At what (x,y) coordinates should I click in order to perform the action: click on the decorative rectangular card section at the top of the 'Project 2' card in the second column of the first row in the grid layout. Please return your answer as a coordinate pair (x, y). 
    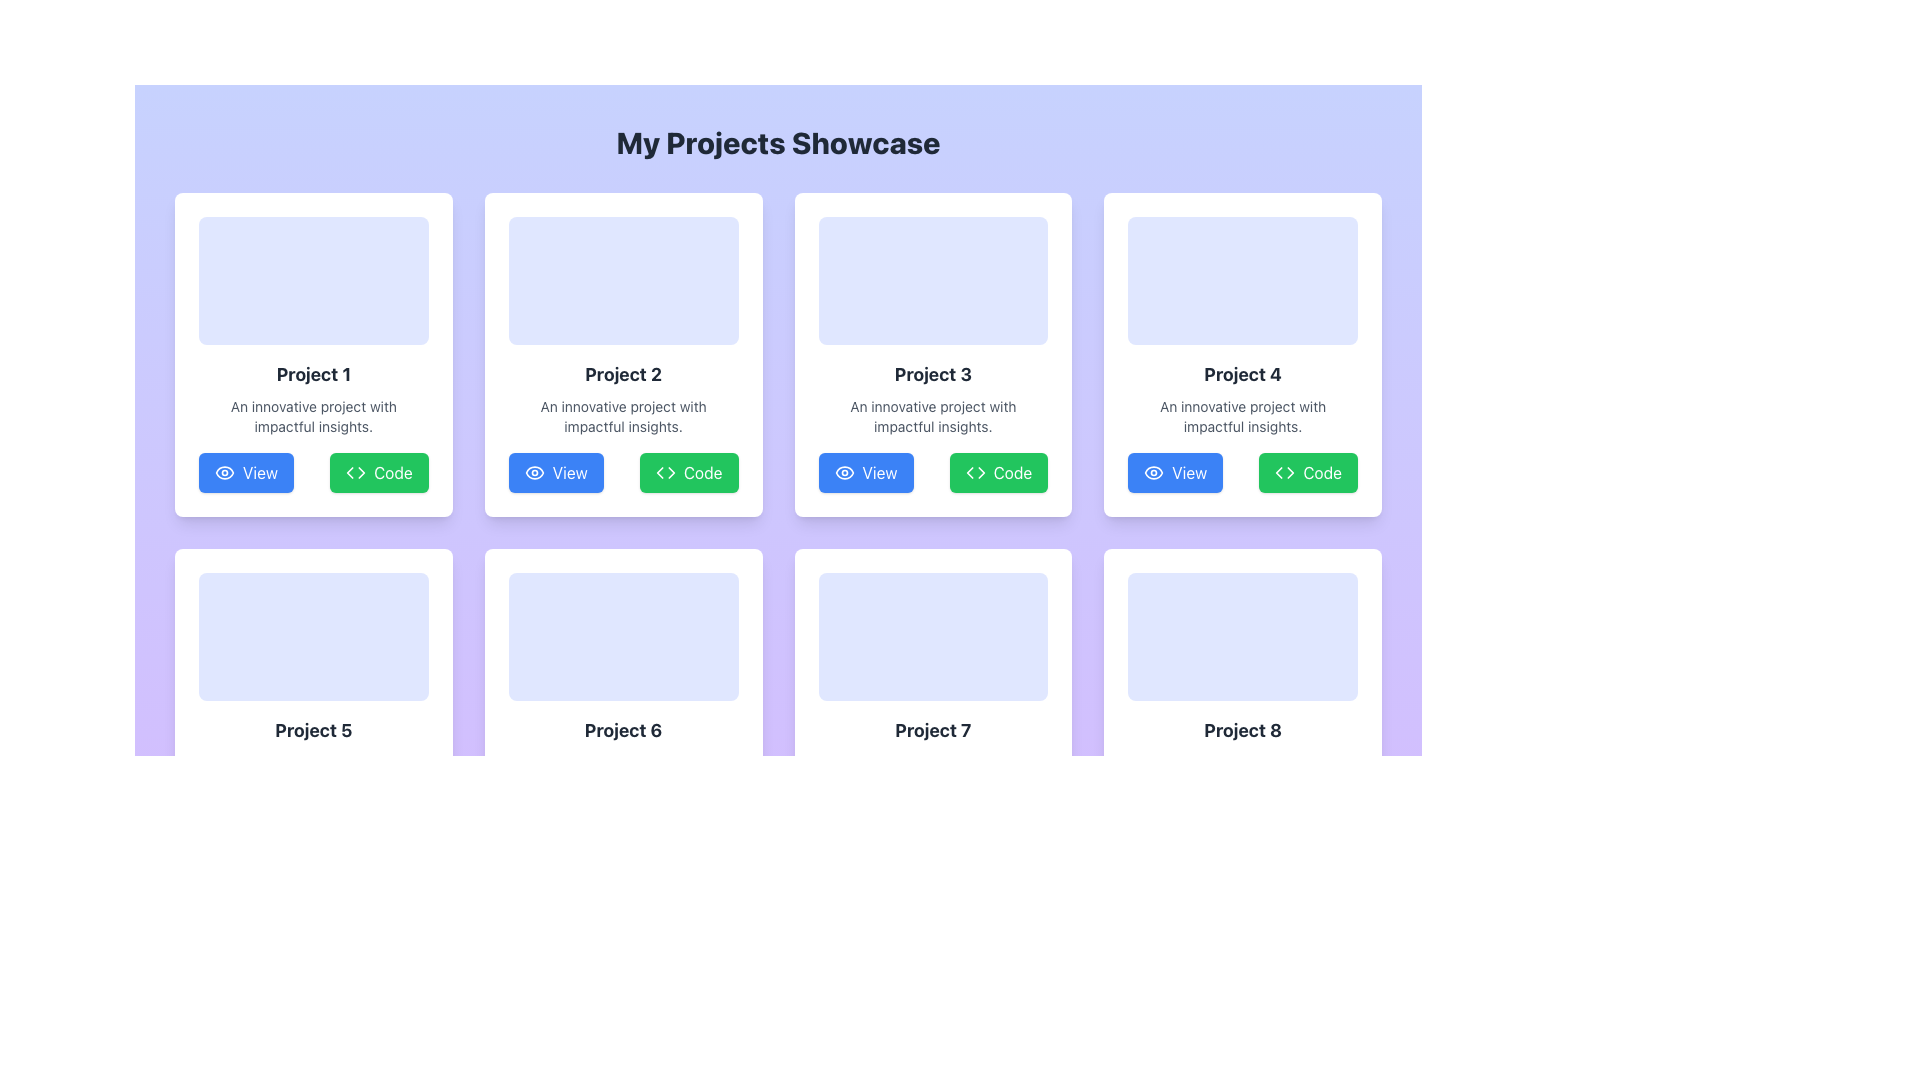
    Looking at the image, I should click on (622, 281).